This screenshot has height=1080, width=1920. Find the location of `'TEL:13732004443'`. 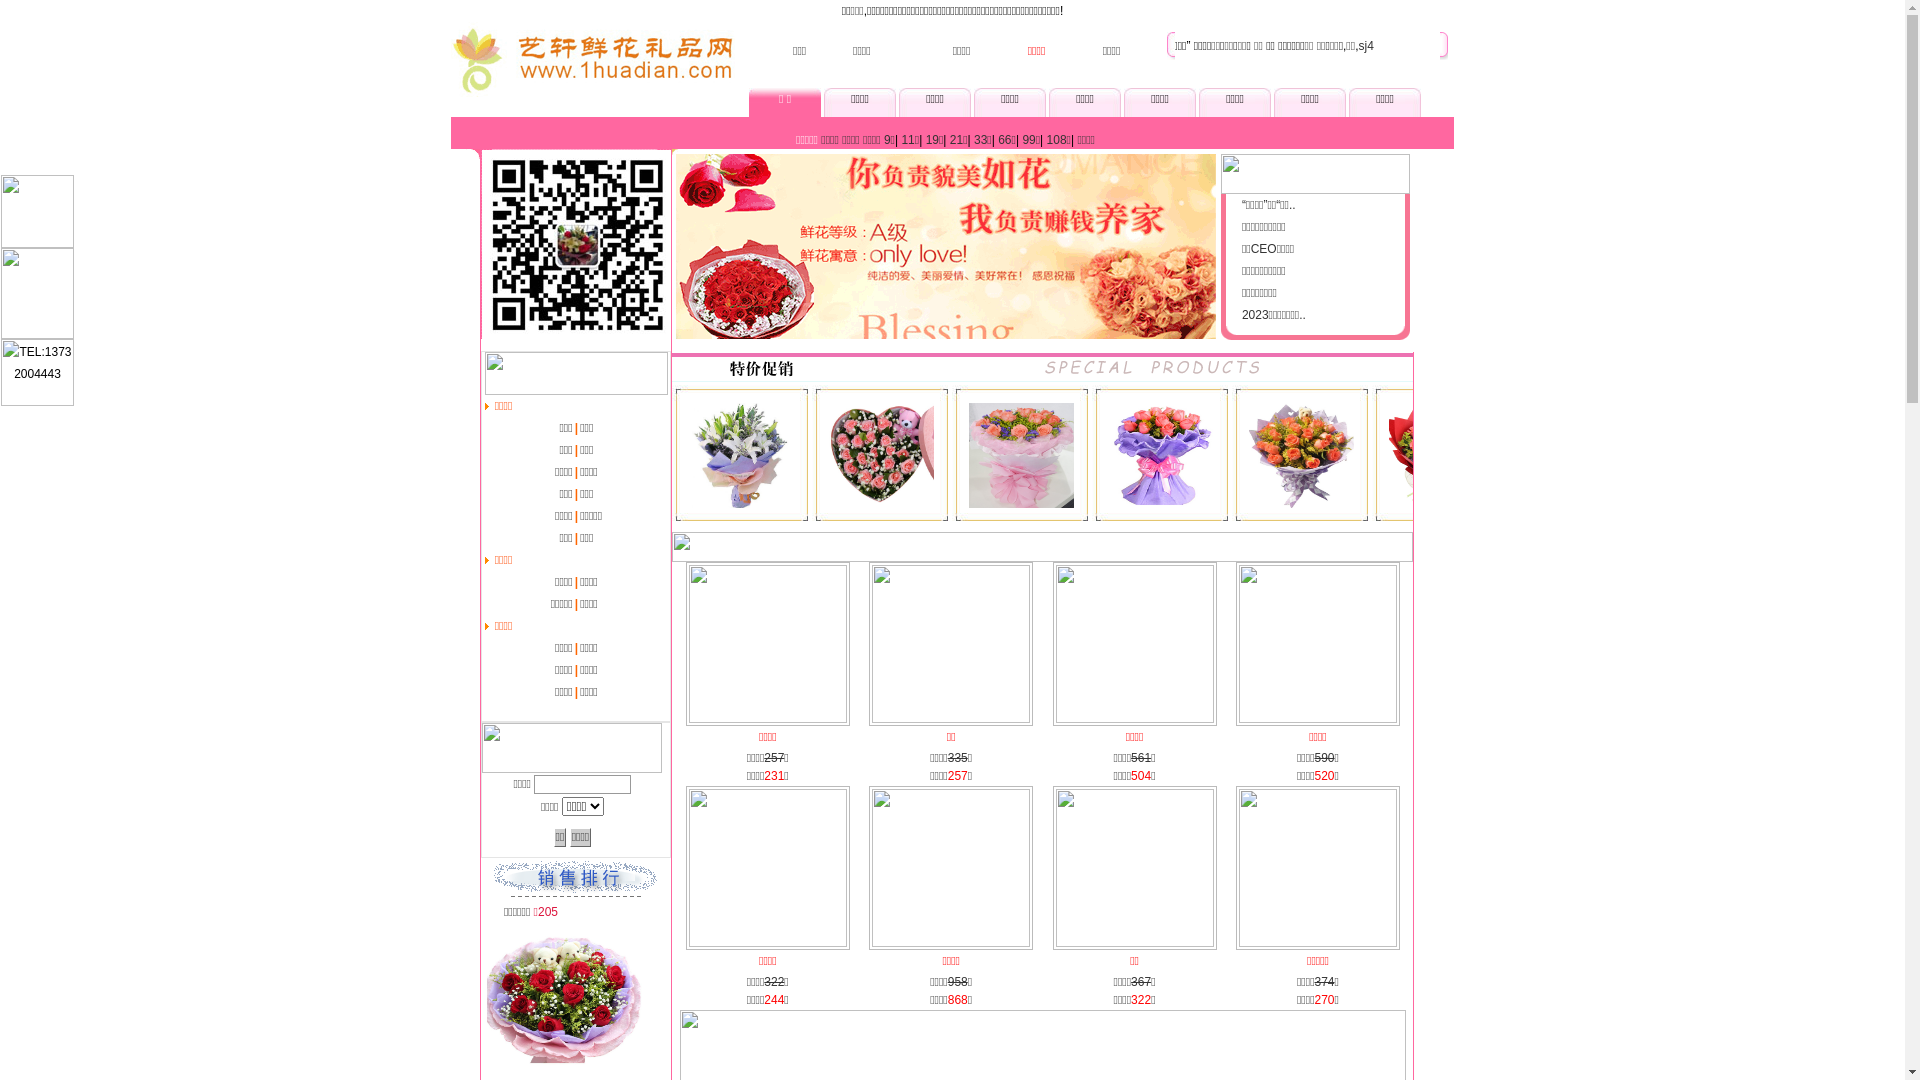

'TEL:13732004443' is located at coordinates (37, 372).